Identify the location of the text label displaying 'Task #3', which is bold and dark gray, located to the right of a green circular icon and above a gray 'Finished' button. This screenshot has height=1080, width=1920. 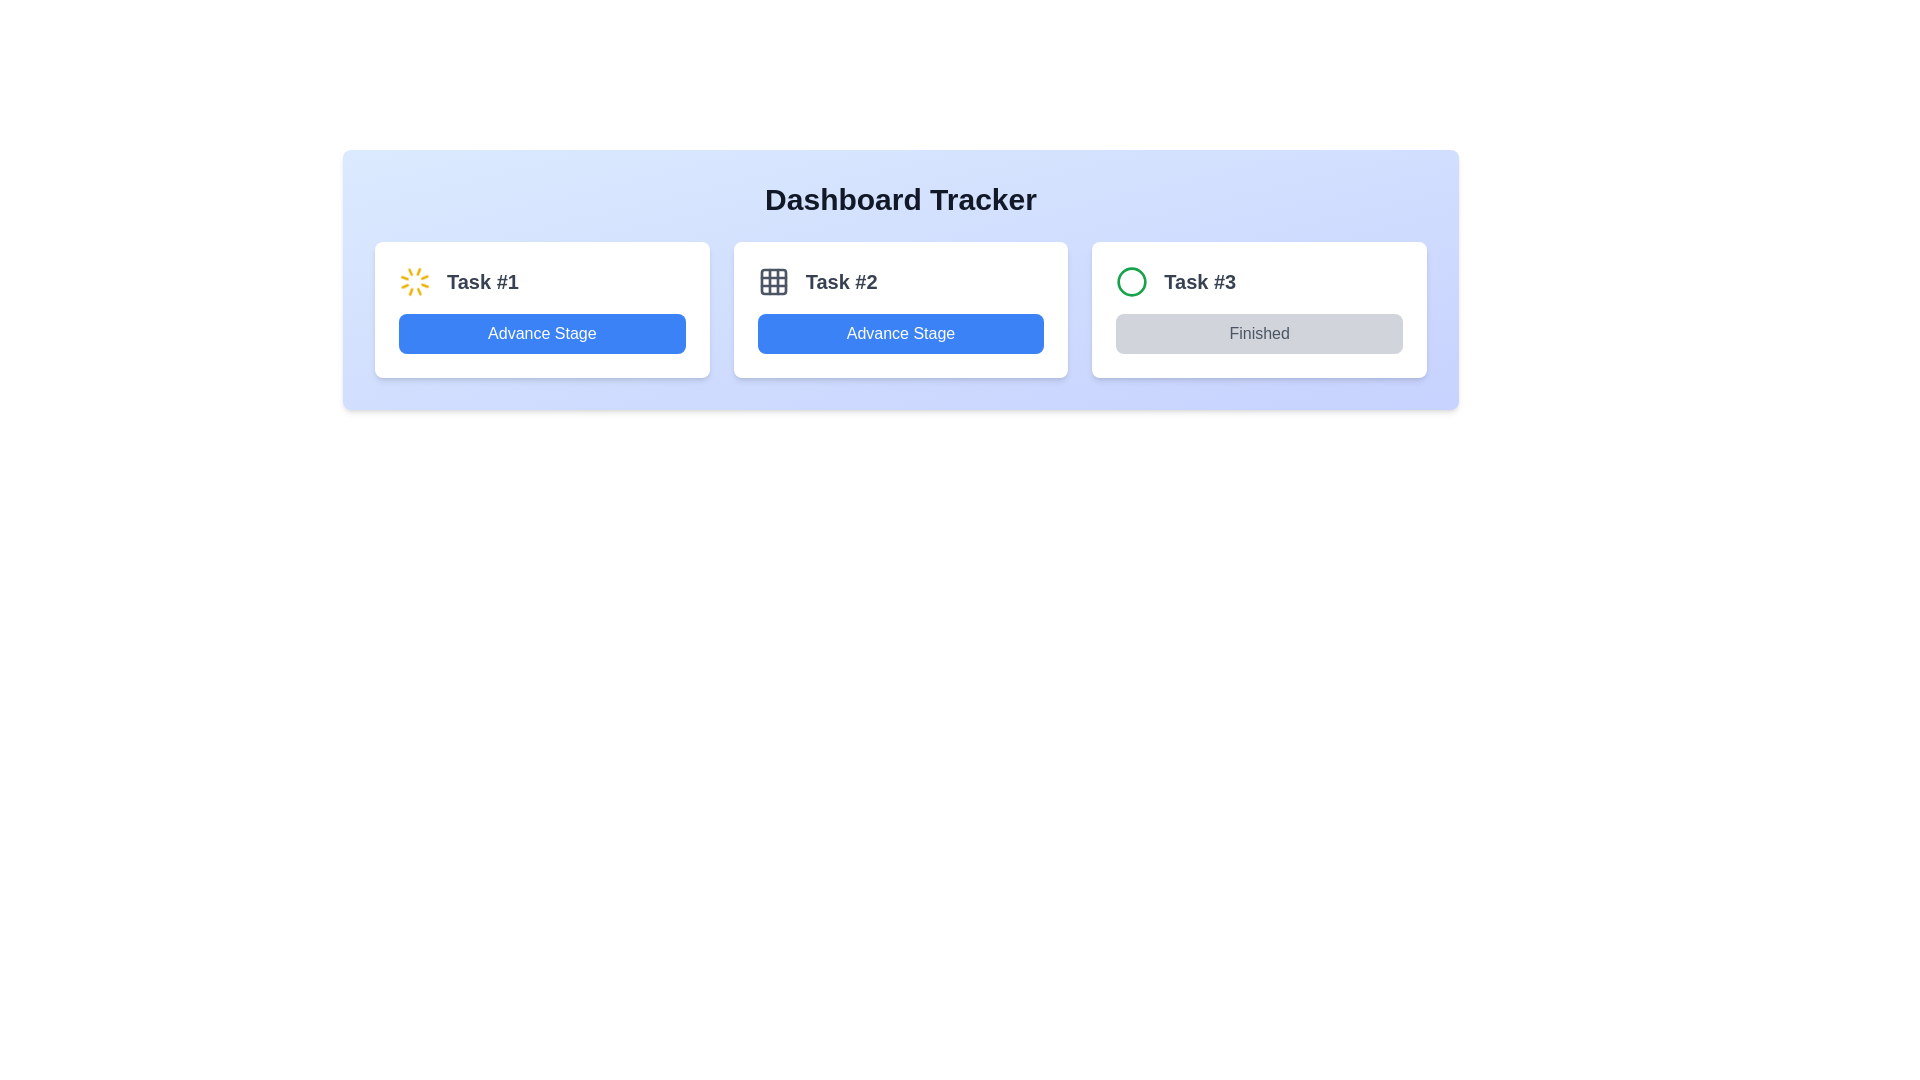
(1200, 281).